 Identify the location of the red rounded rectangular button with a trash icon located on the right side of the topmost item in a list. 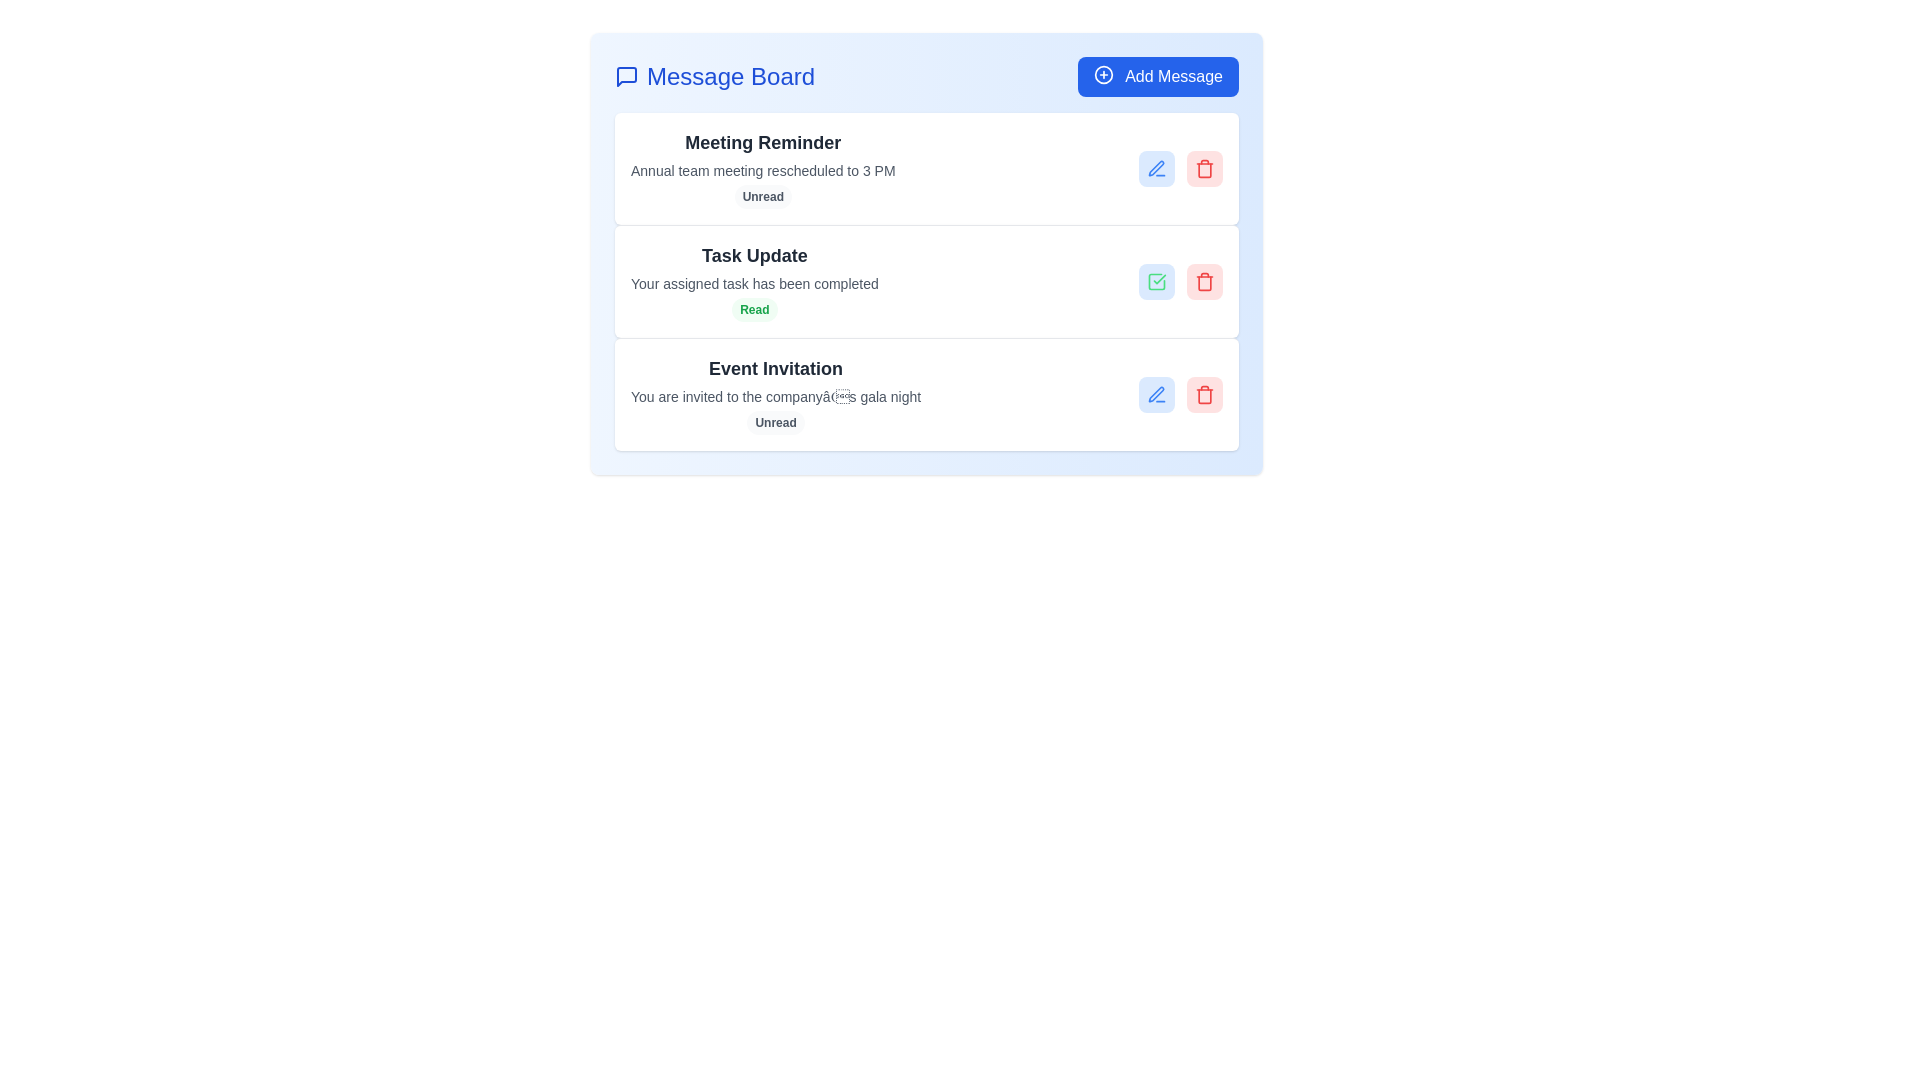
(1203, 168).